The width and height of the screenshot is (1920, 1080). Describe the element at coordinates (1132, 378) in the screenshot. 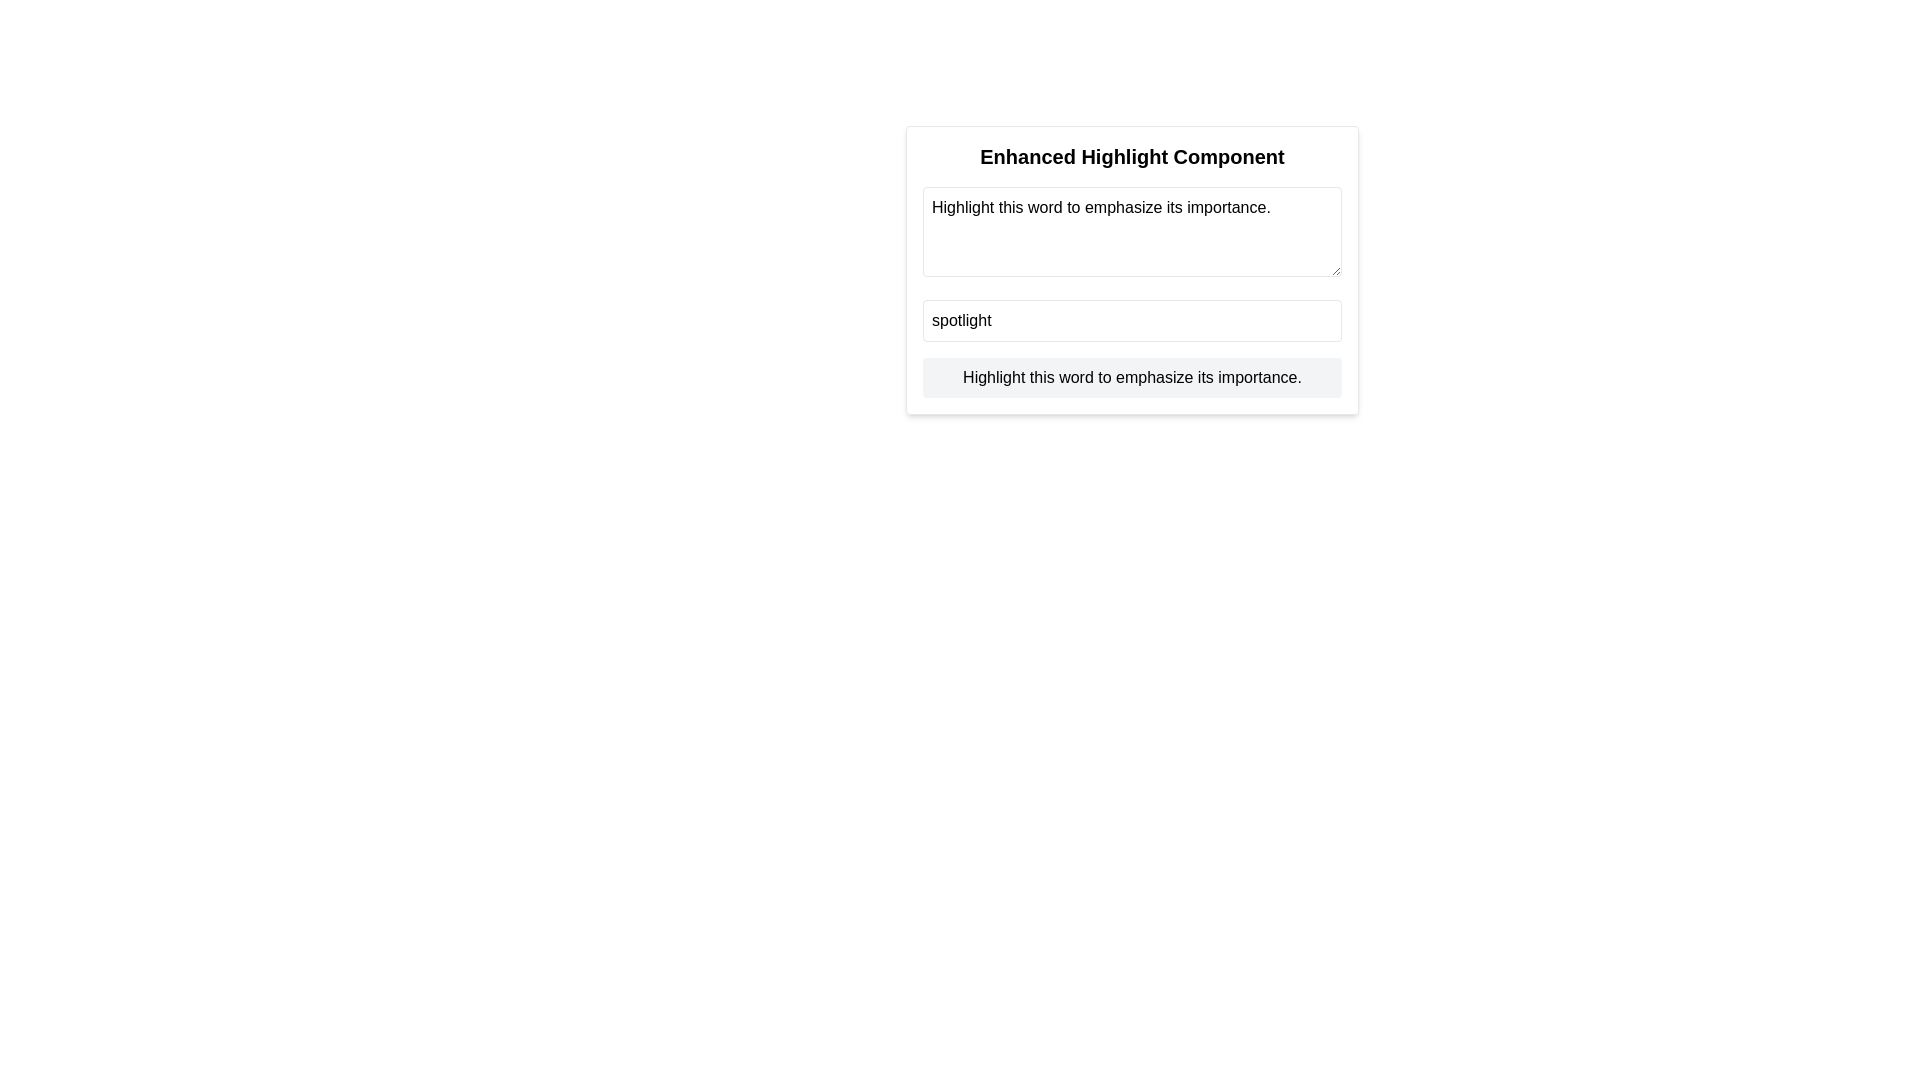

I see `the static text label that contains the text 'Highlight this word to emphasize its importance.' located at the bottom of the 'Enhanced Highlight Component' card` at that location.